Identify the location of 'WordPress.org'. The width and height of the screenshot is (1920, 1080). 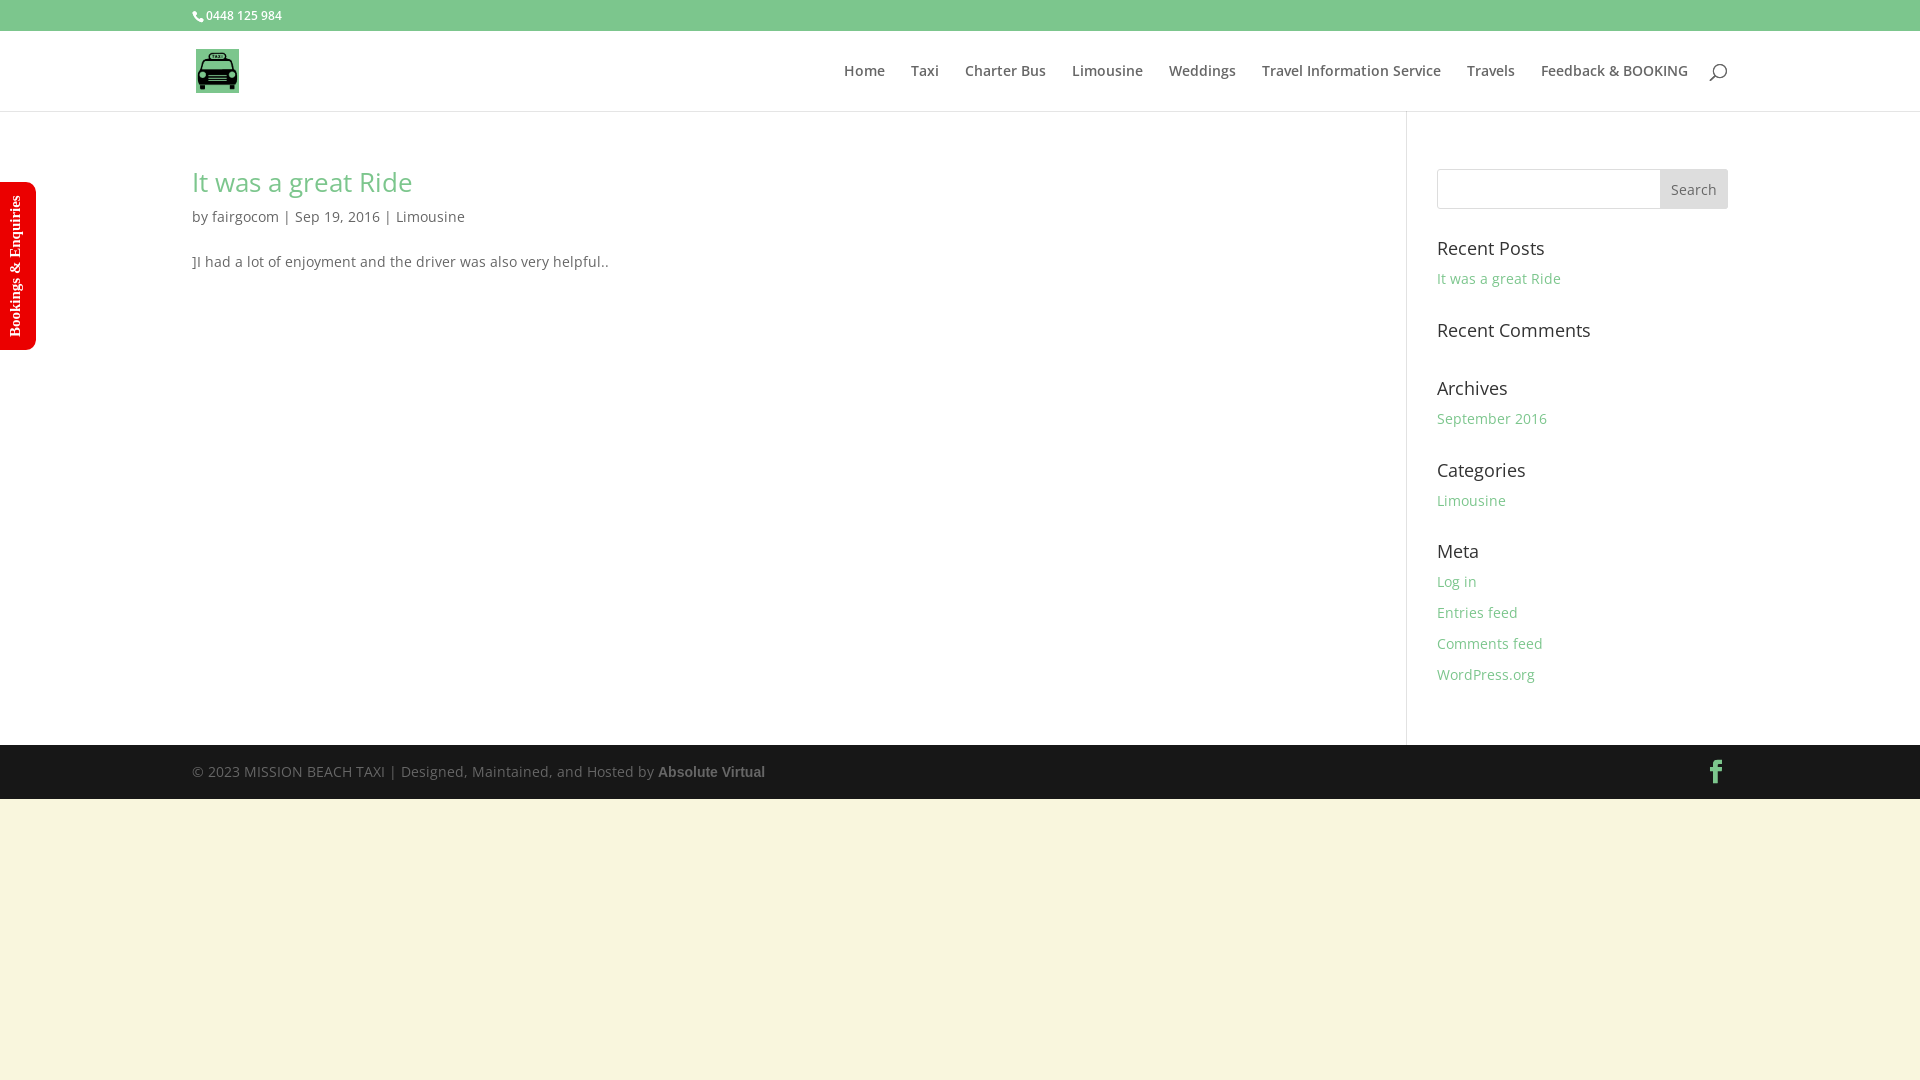
(1486, 674).